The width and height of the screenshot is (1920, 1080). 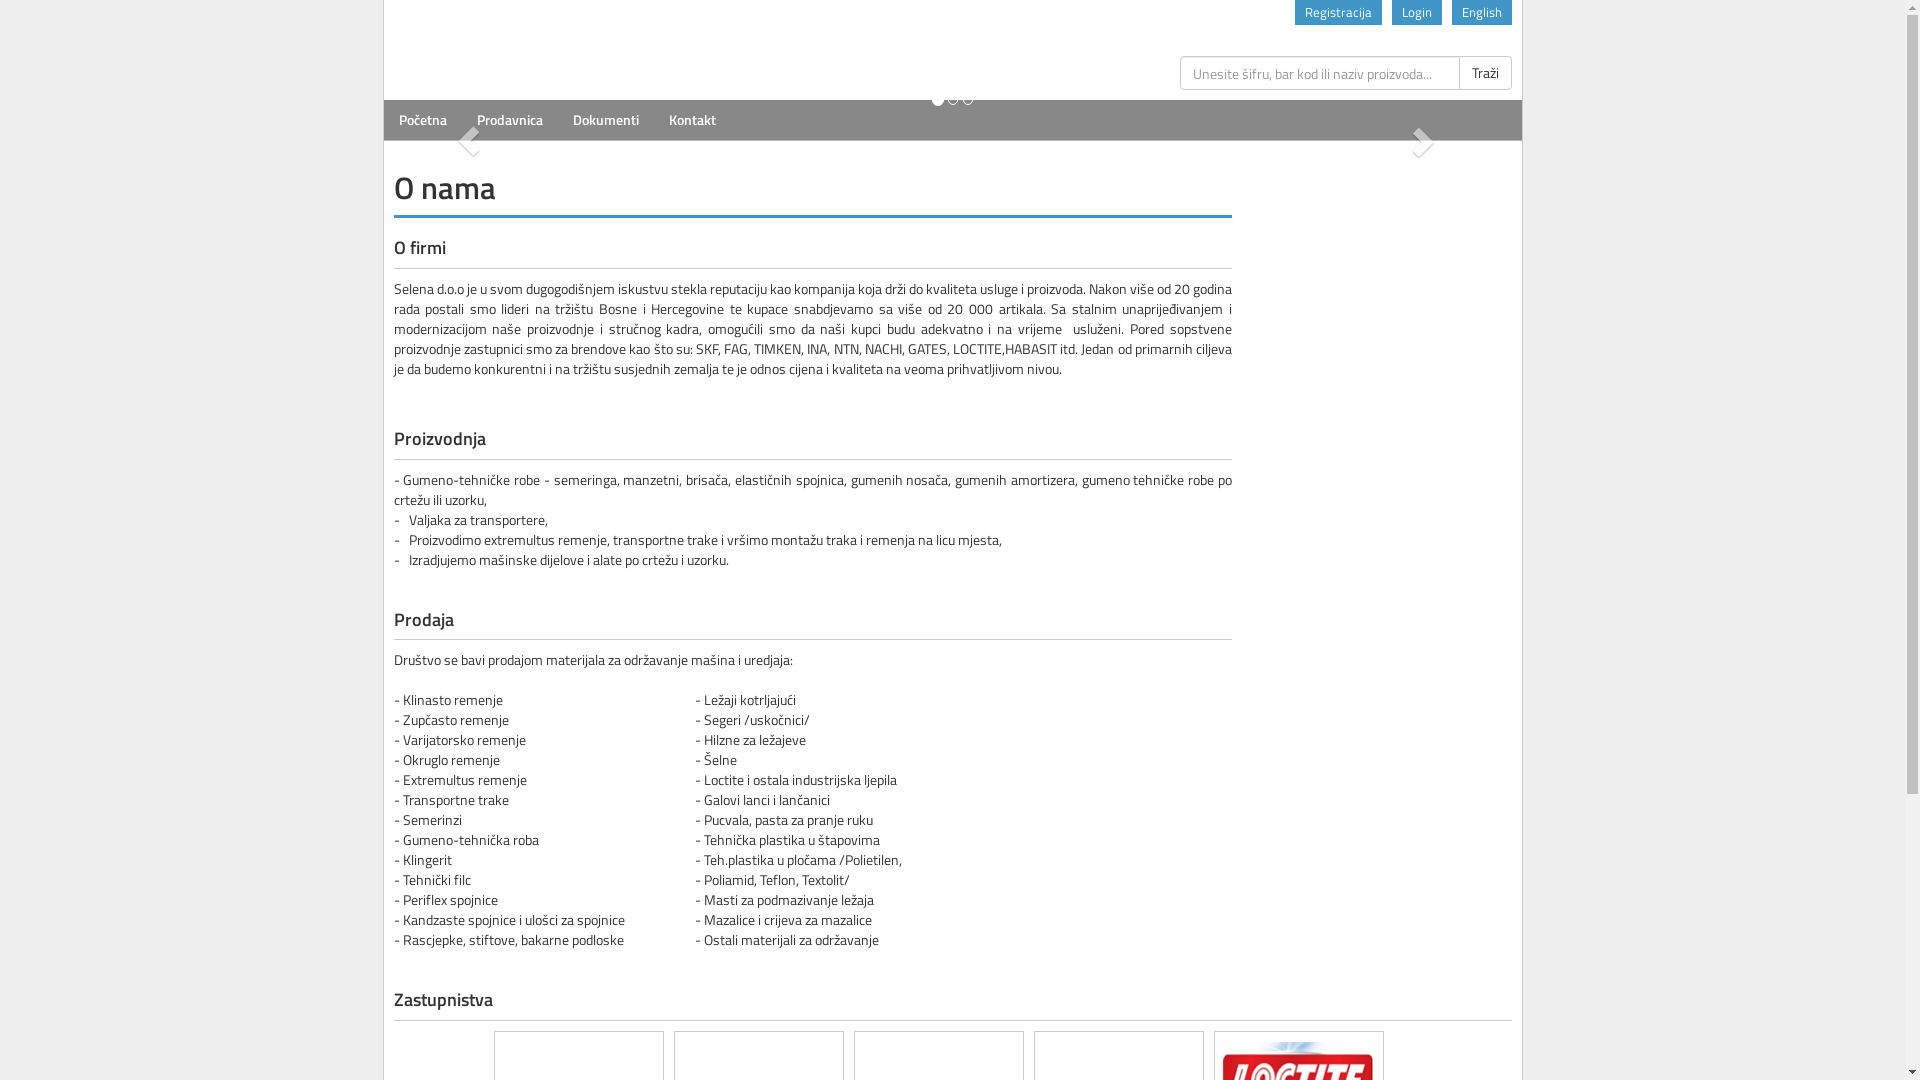 What do you see at coordinates (653, 119) in the screenshot?
I see `'Kontakt'` at bounding box center [653, 119].